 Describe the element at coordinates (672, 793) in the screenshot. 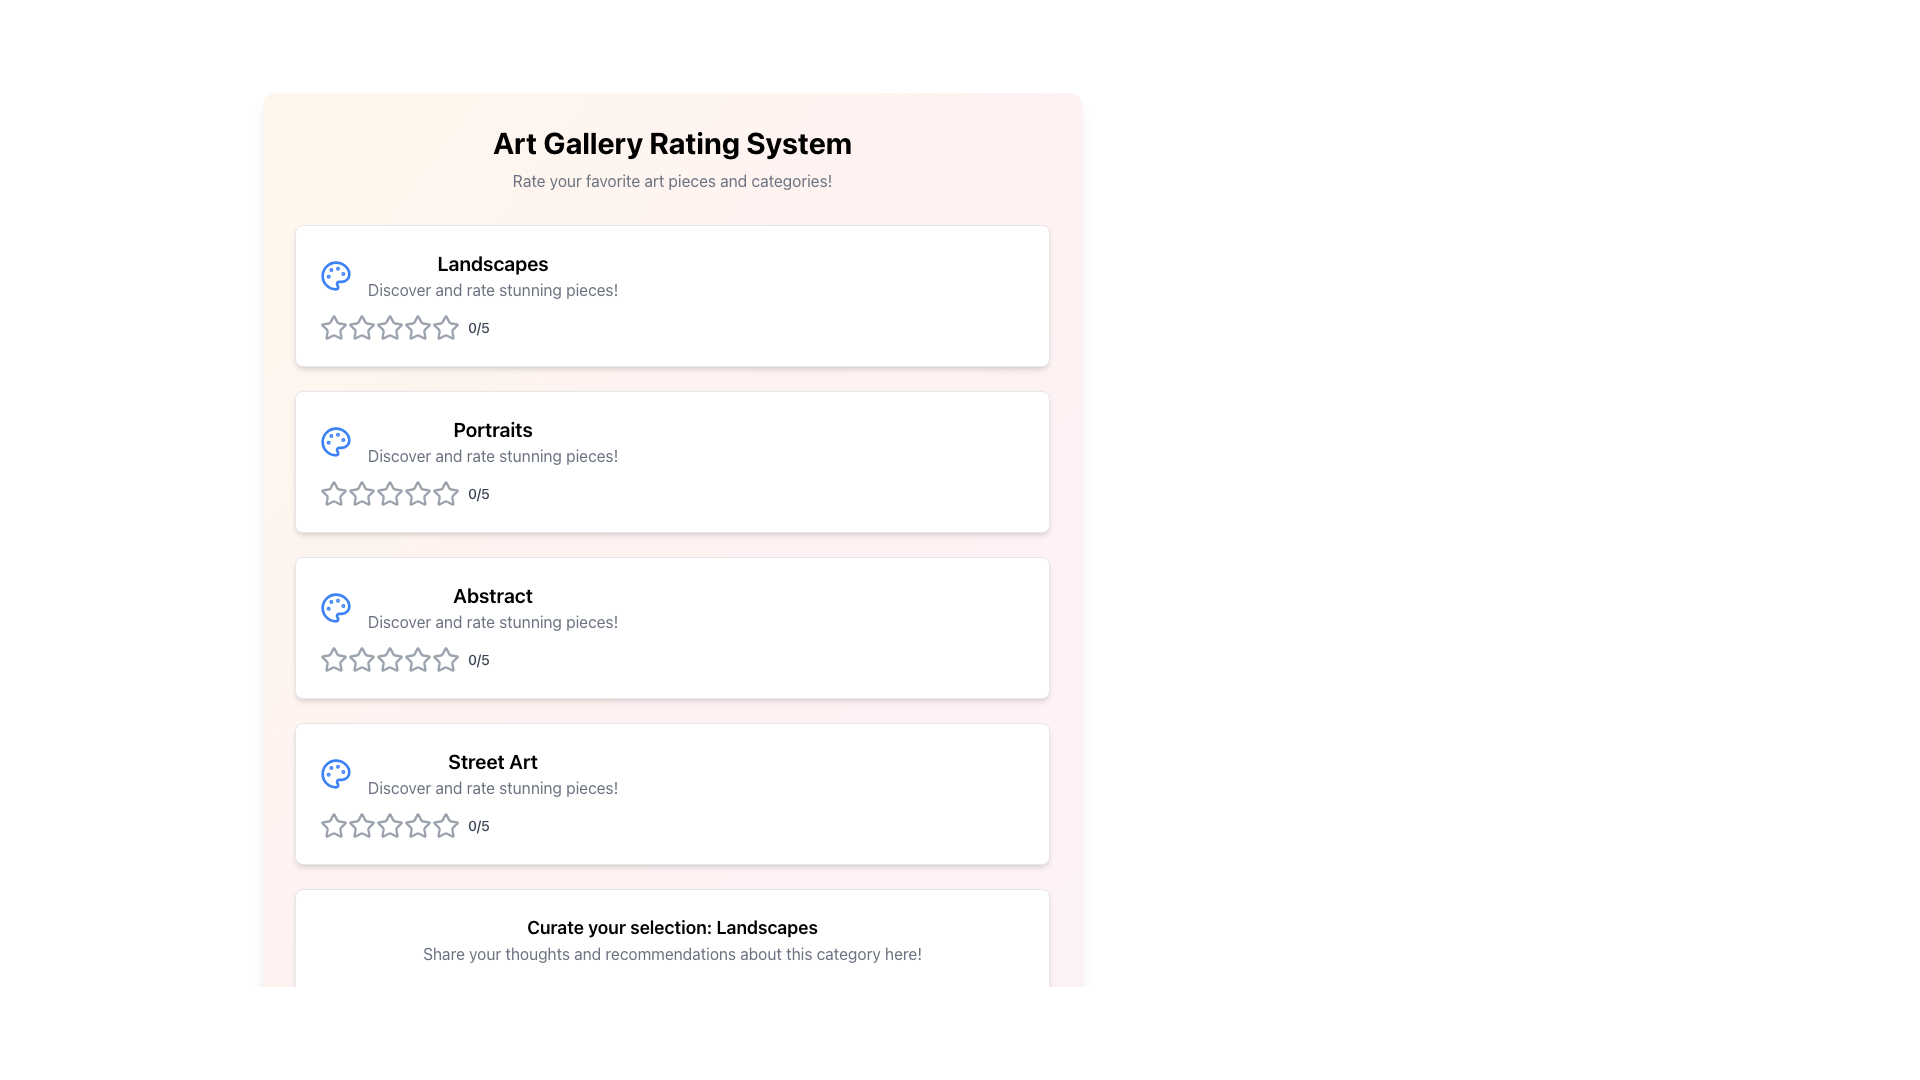

I see `the 'Street Art' category card` at that location.